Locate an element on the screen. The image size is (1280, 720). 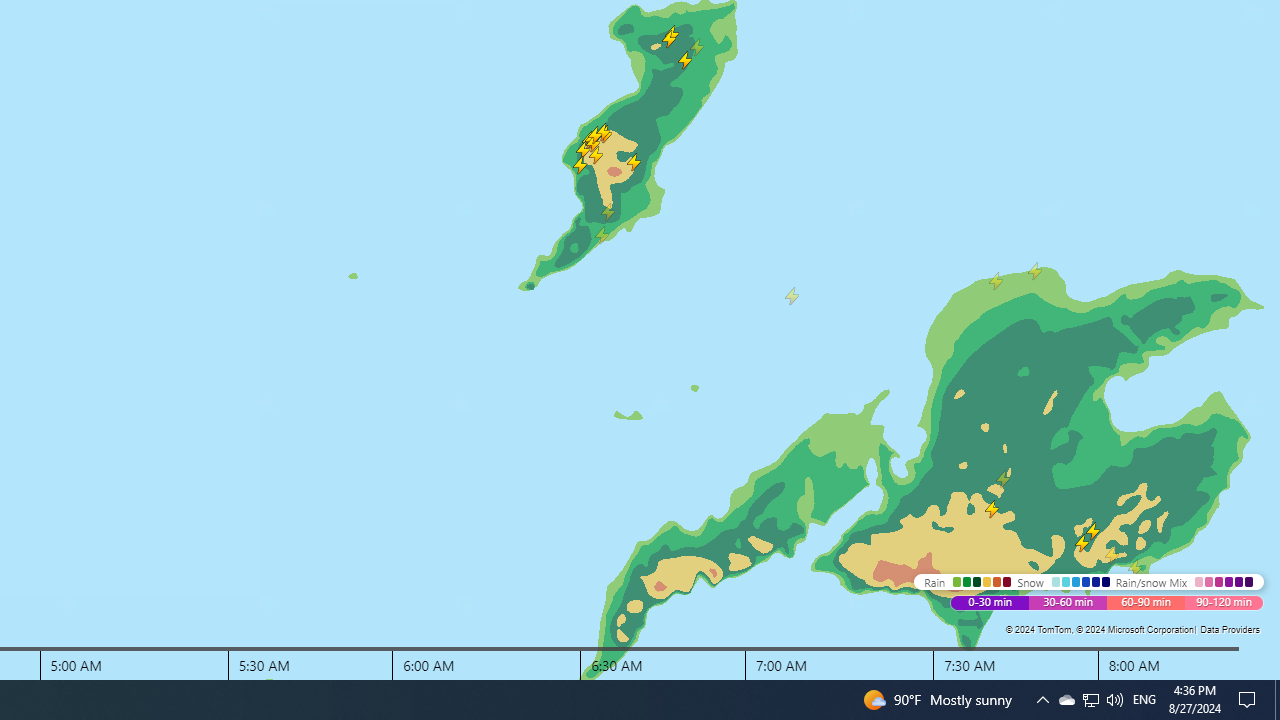
'Notification Chevron' is located at coordinates (1089, 698).